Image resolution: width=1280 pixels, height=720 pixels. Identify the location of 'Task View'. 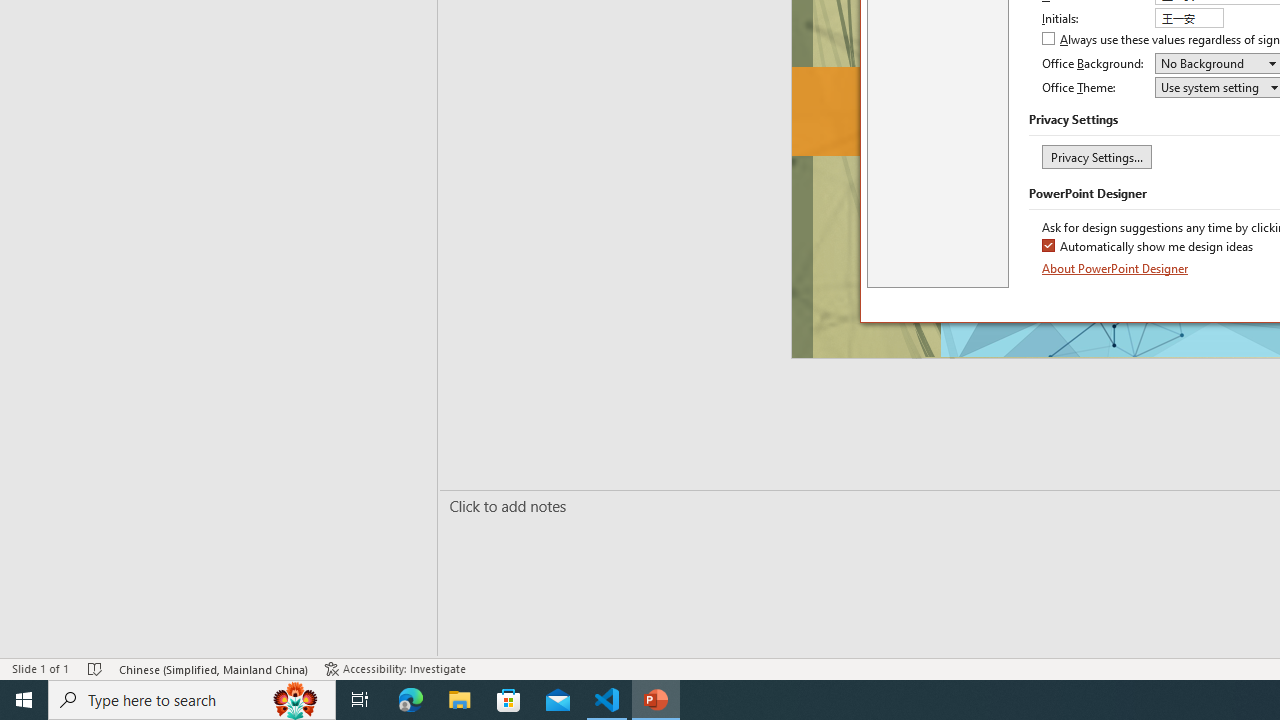
(359, 698).